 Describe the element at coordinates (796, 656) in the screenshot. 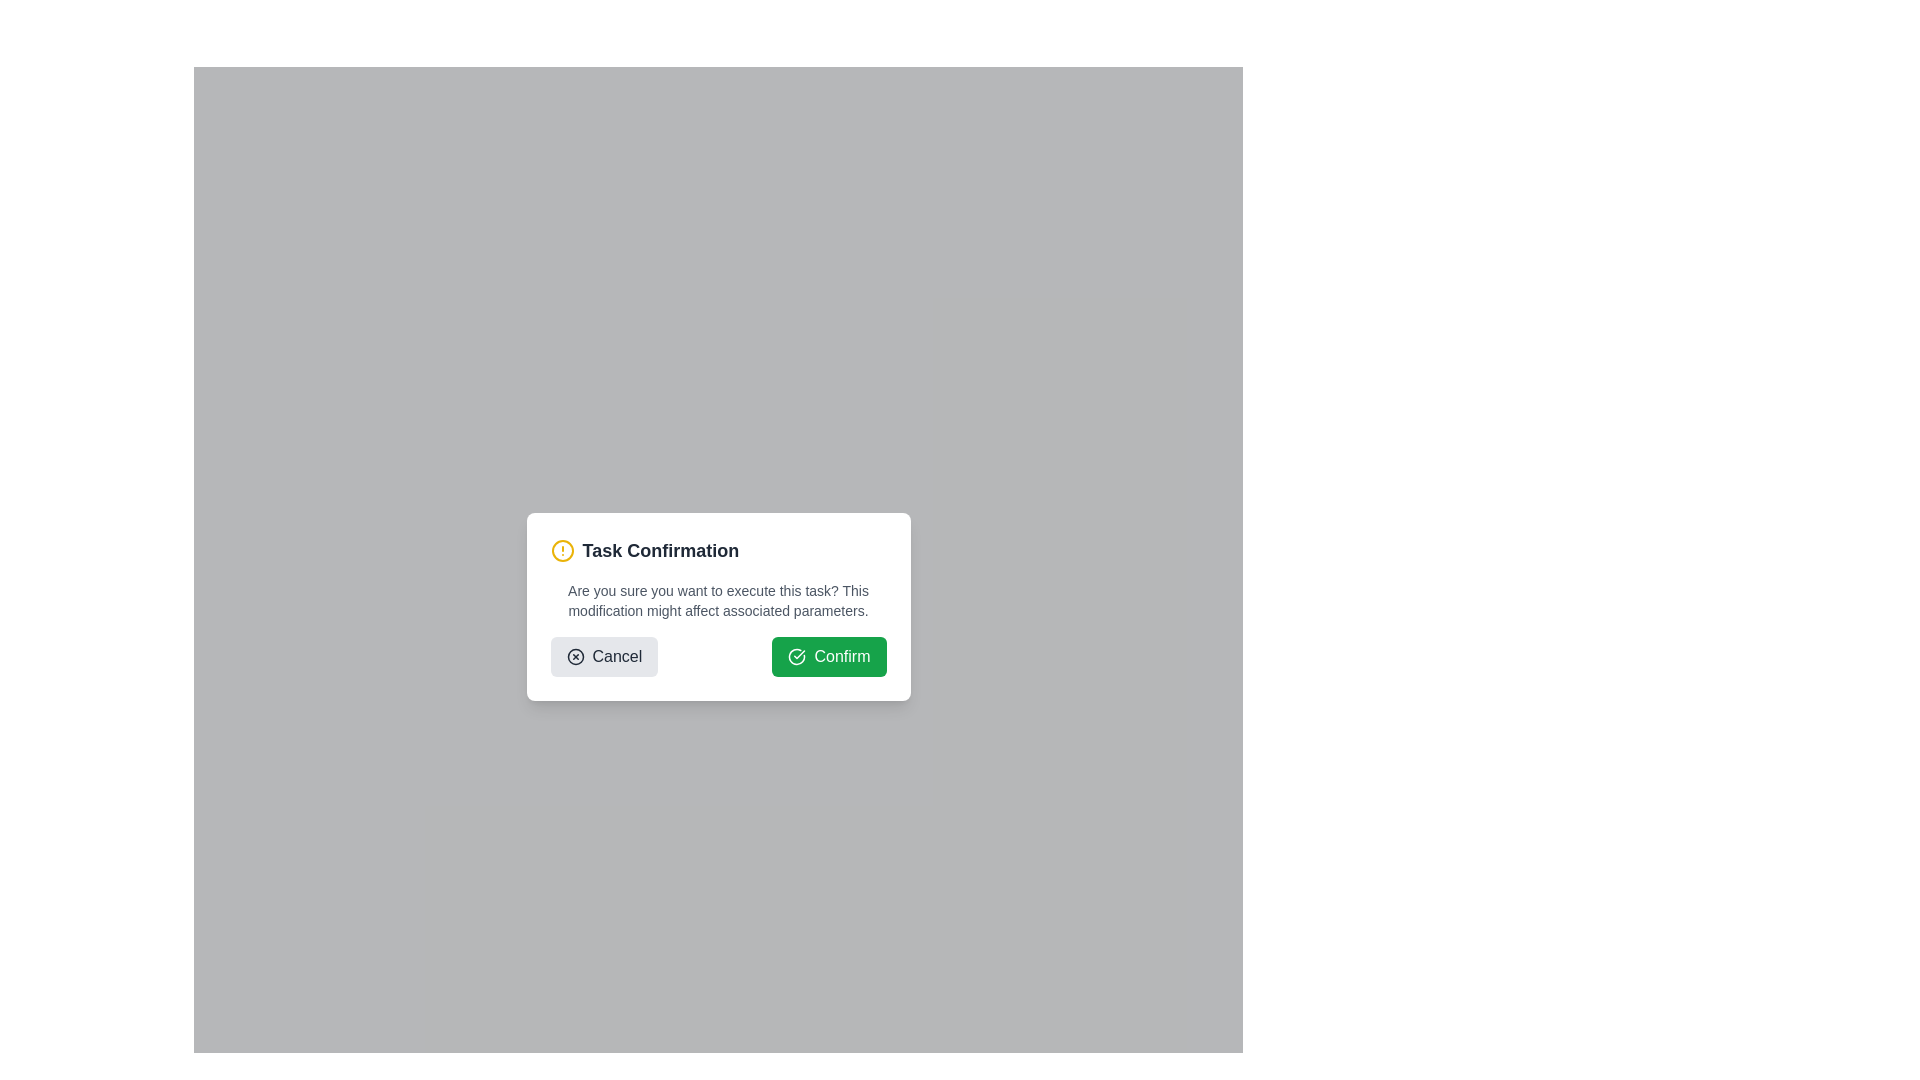

I see `the confirmation icon, which is represented by a green circular outline with a check mark inside, located to the left of the text 'Confirm' within the 'Confirm' button at the bottom right of the dialog box` at that location.